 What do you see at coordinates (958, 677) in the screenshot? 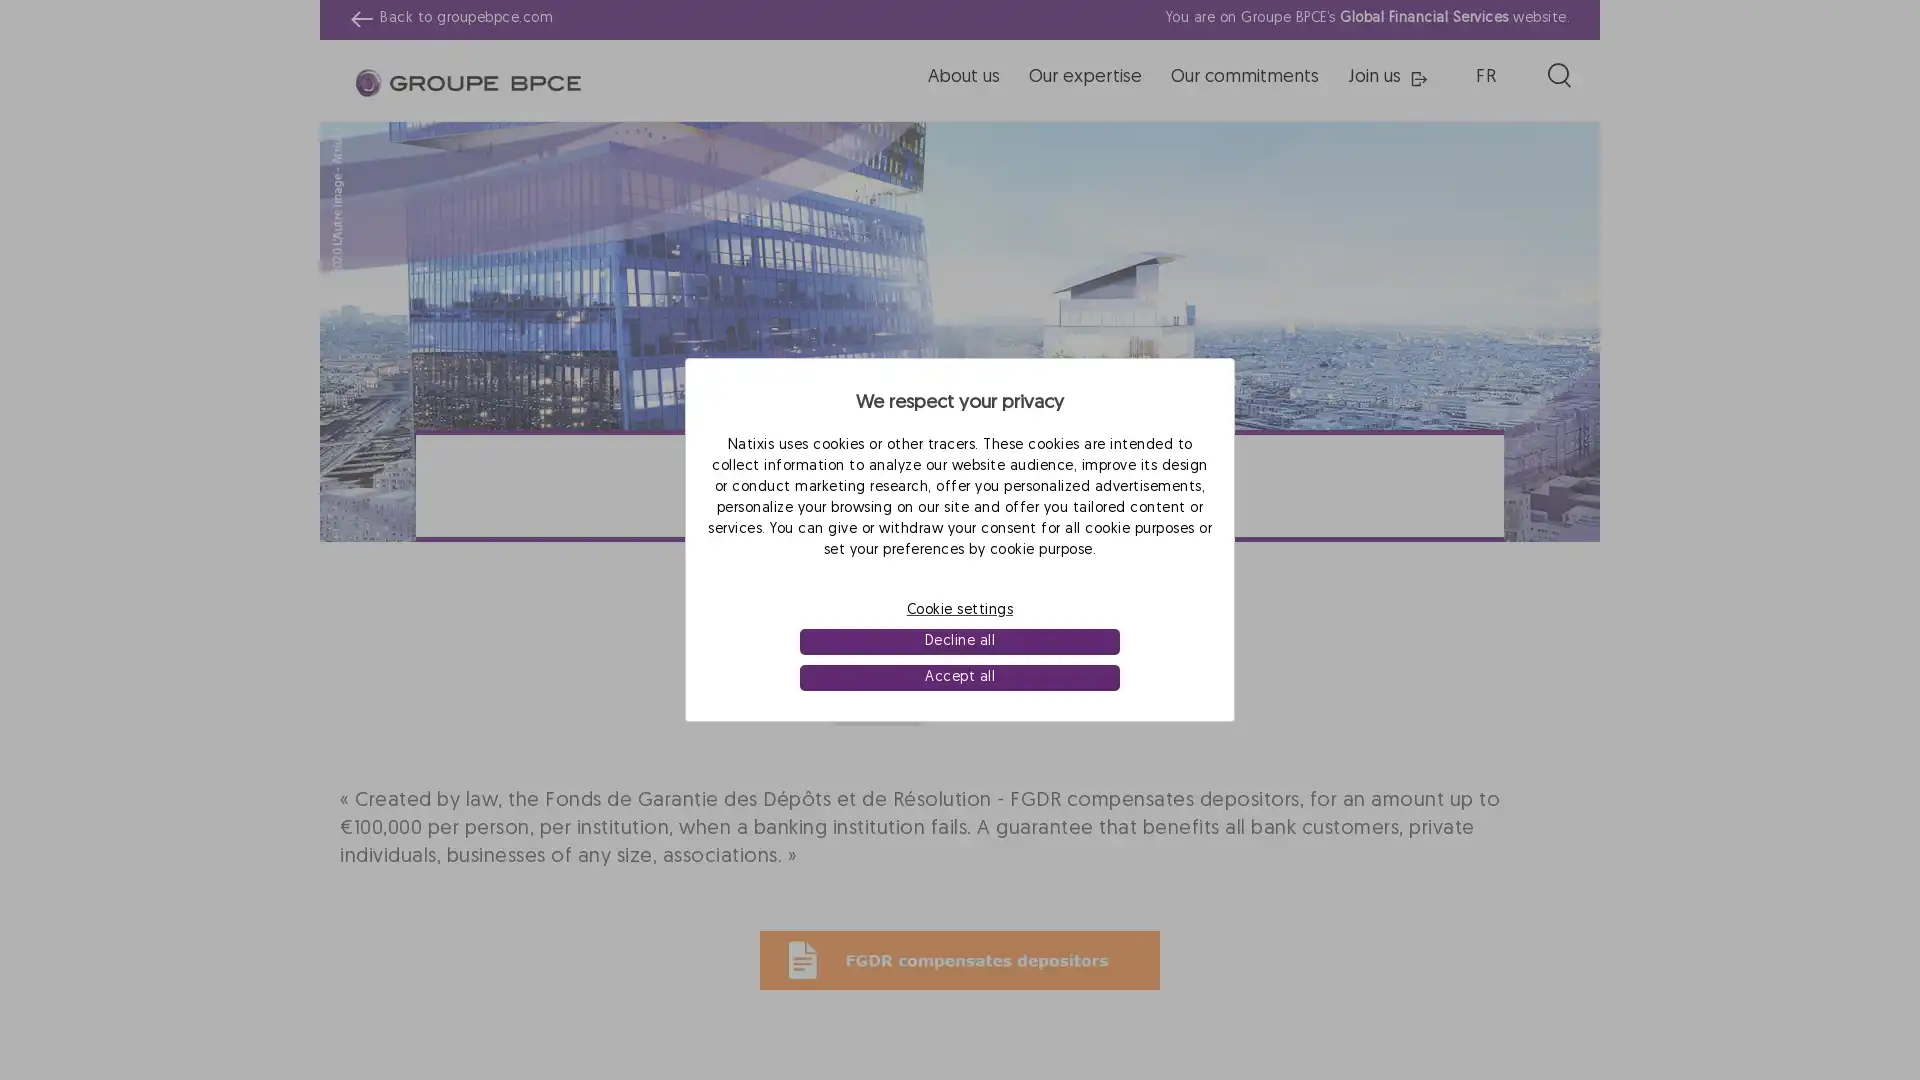
I see `Accept all` at bounding box center [958, 677].